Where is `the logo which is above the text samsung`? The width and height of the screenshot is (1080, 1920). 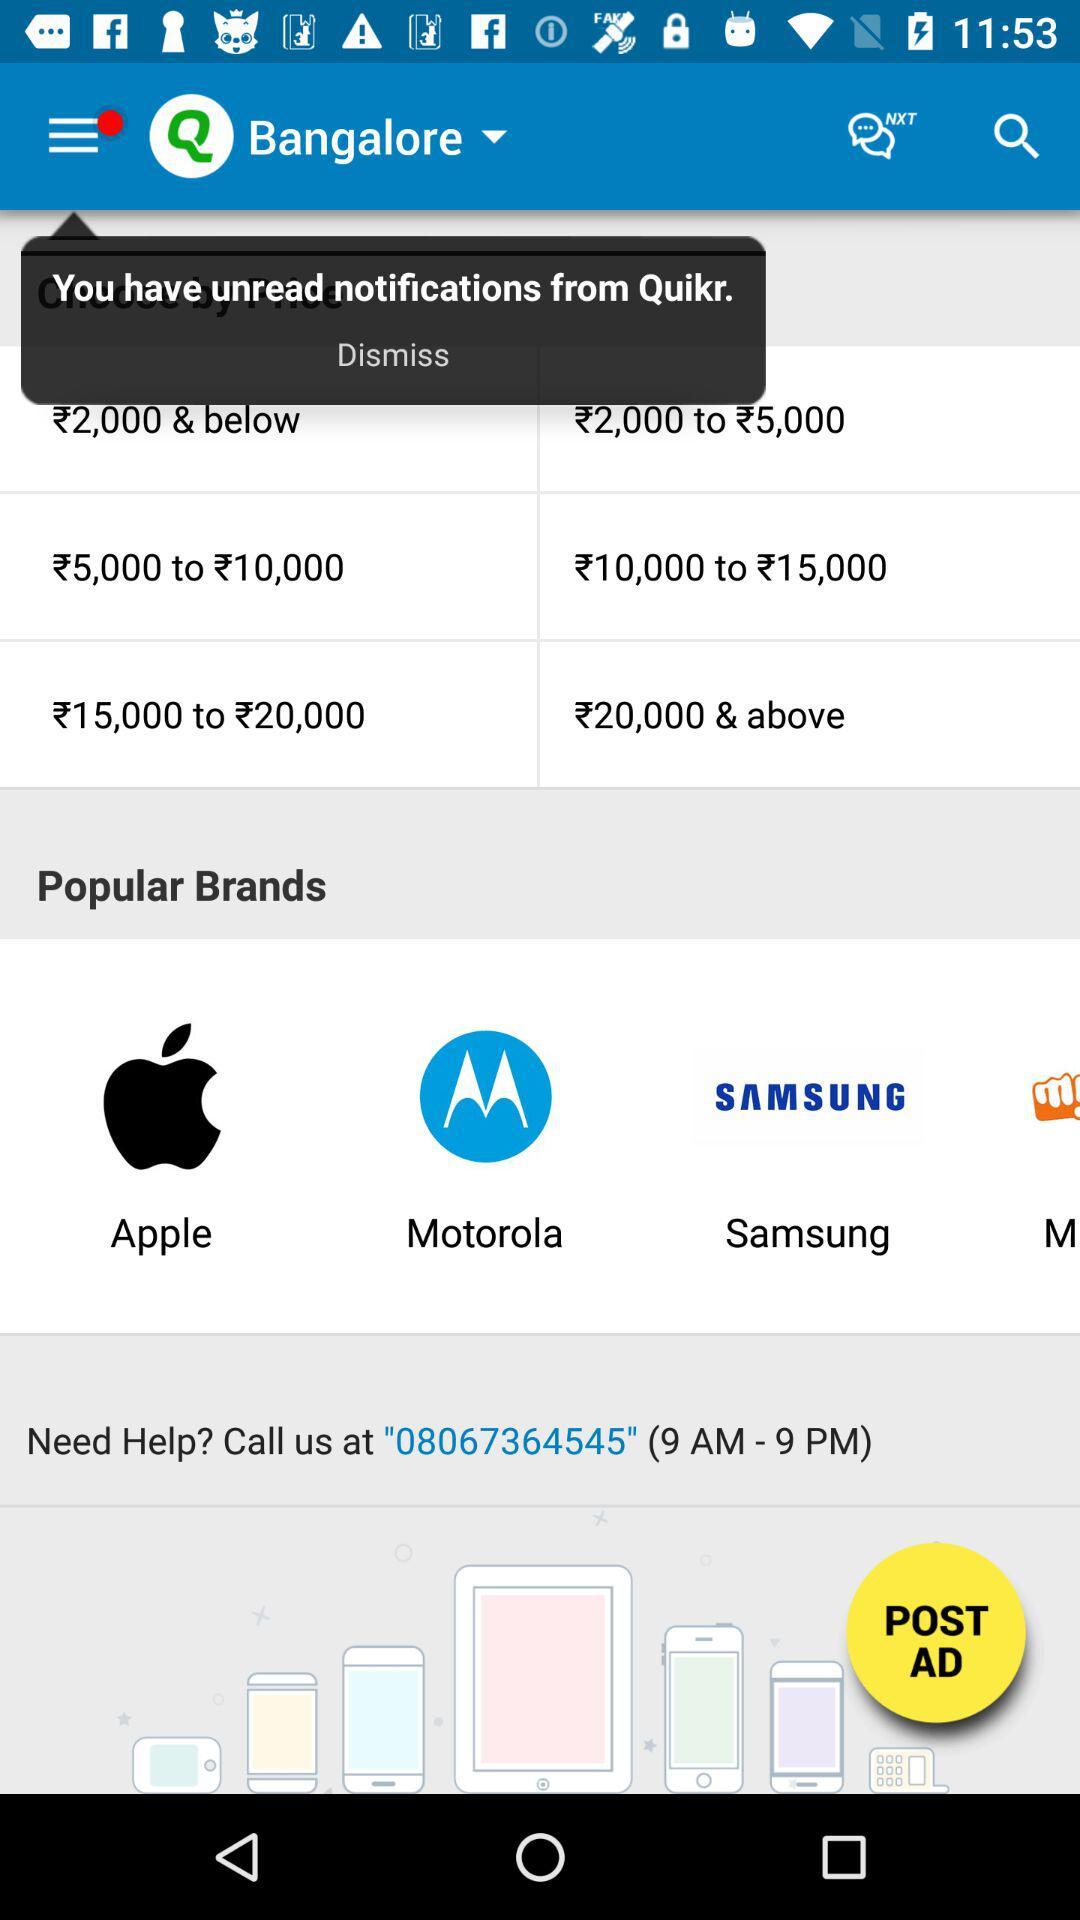
the logo which is above the text samsung is located at coordinates (807, 1094).